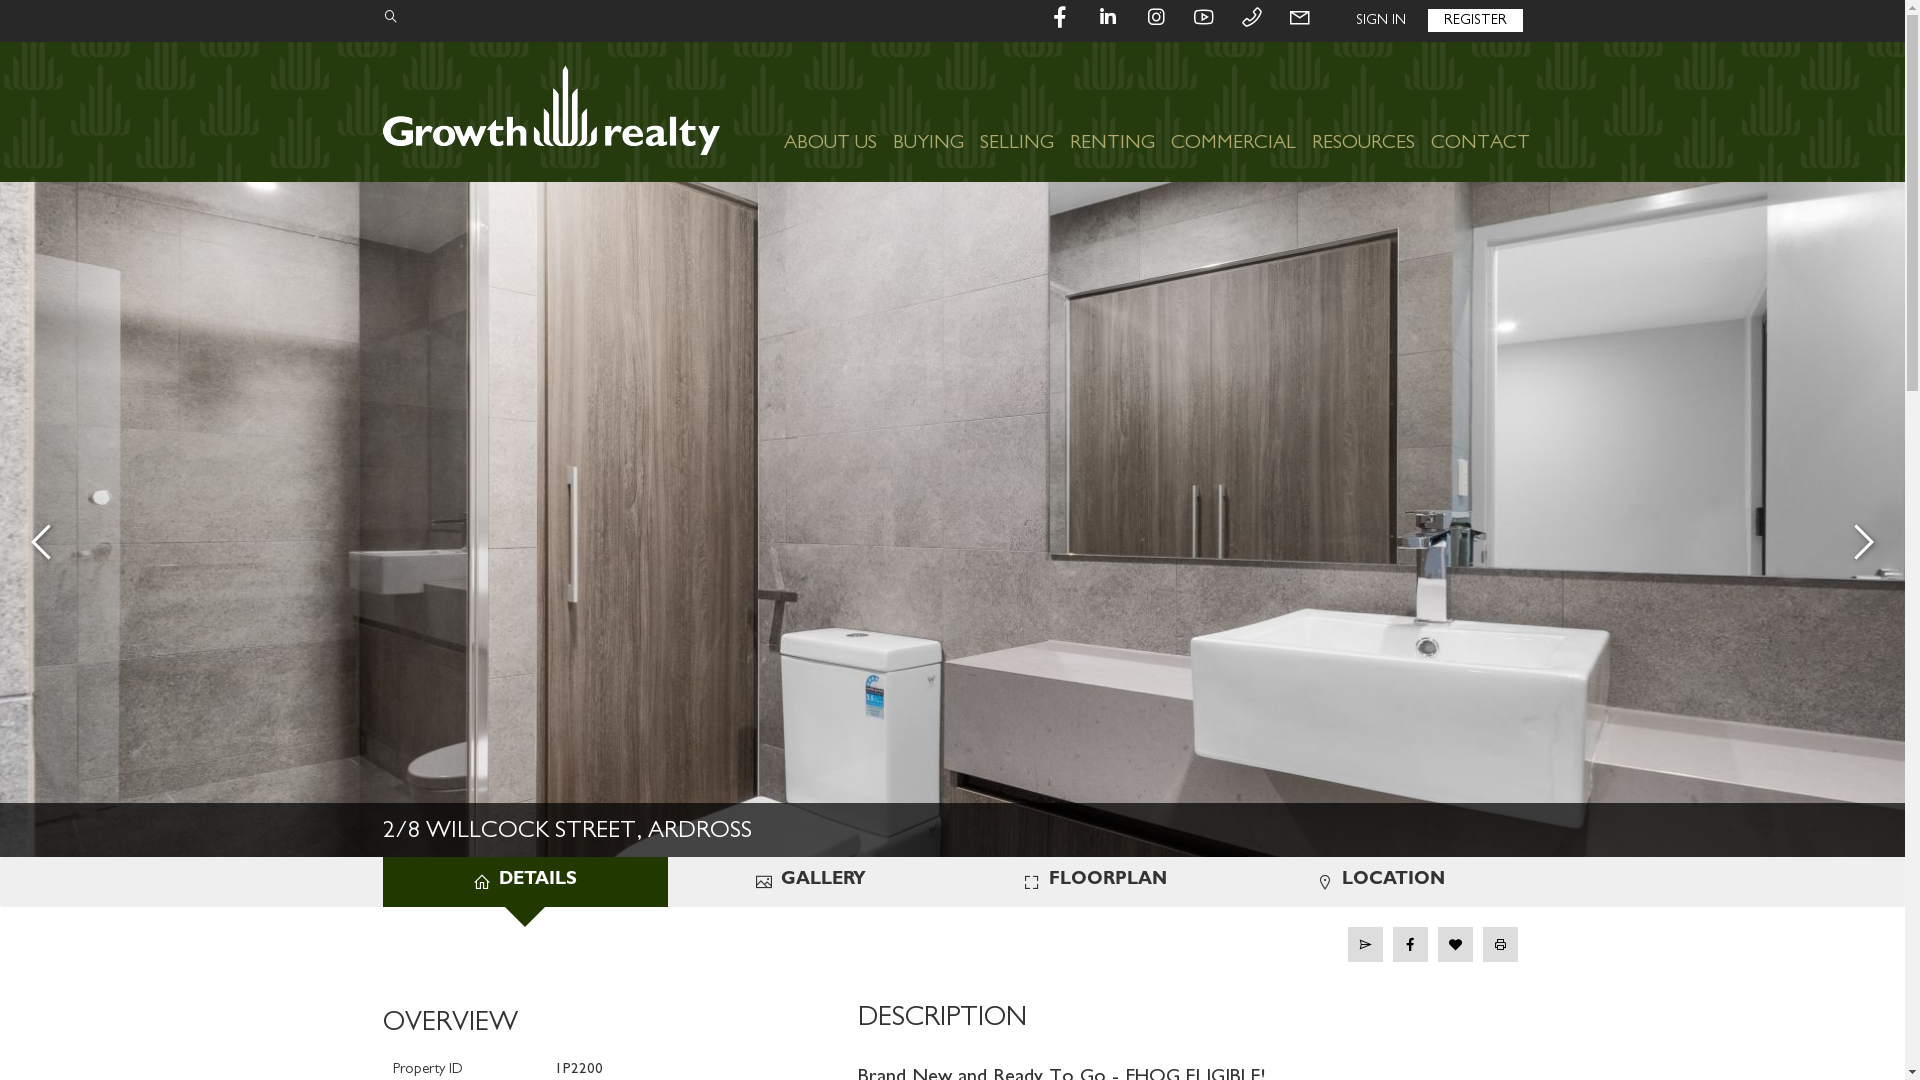 This screenshot has width=1920, height=1080. What do you see at coordinates (830, 111) in the screenshot?
I see `'ABOUT US'` at bounding box center [830, 111].